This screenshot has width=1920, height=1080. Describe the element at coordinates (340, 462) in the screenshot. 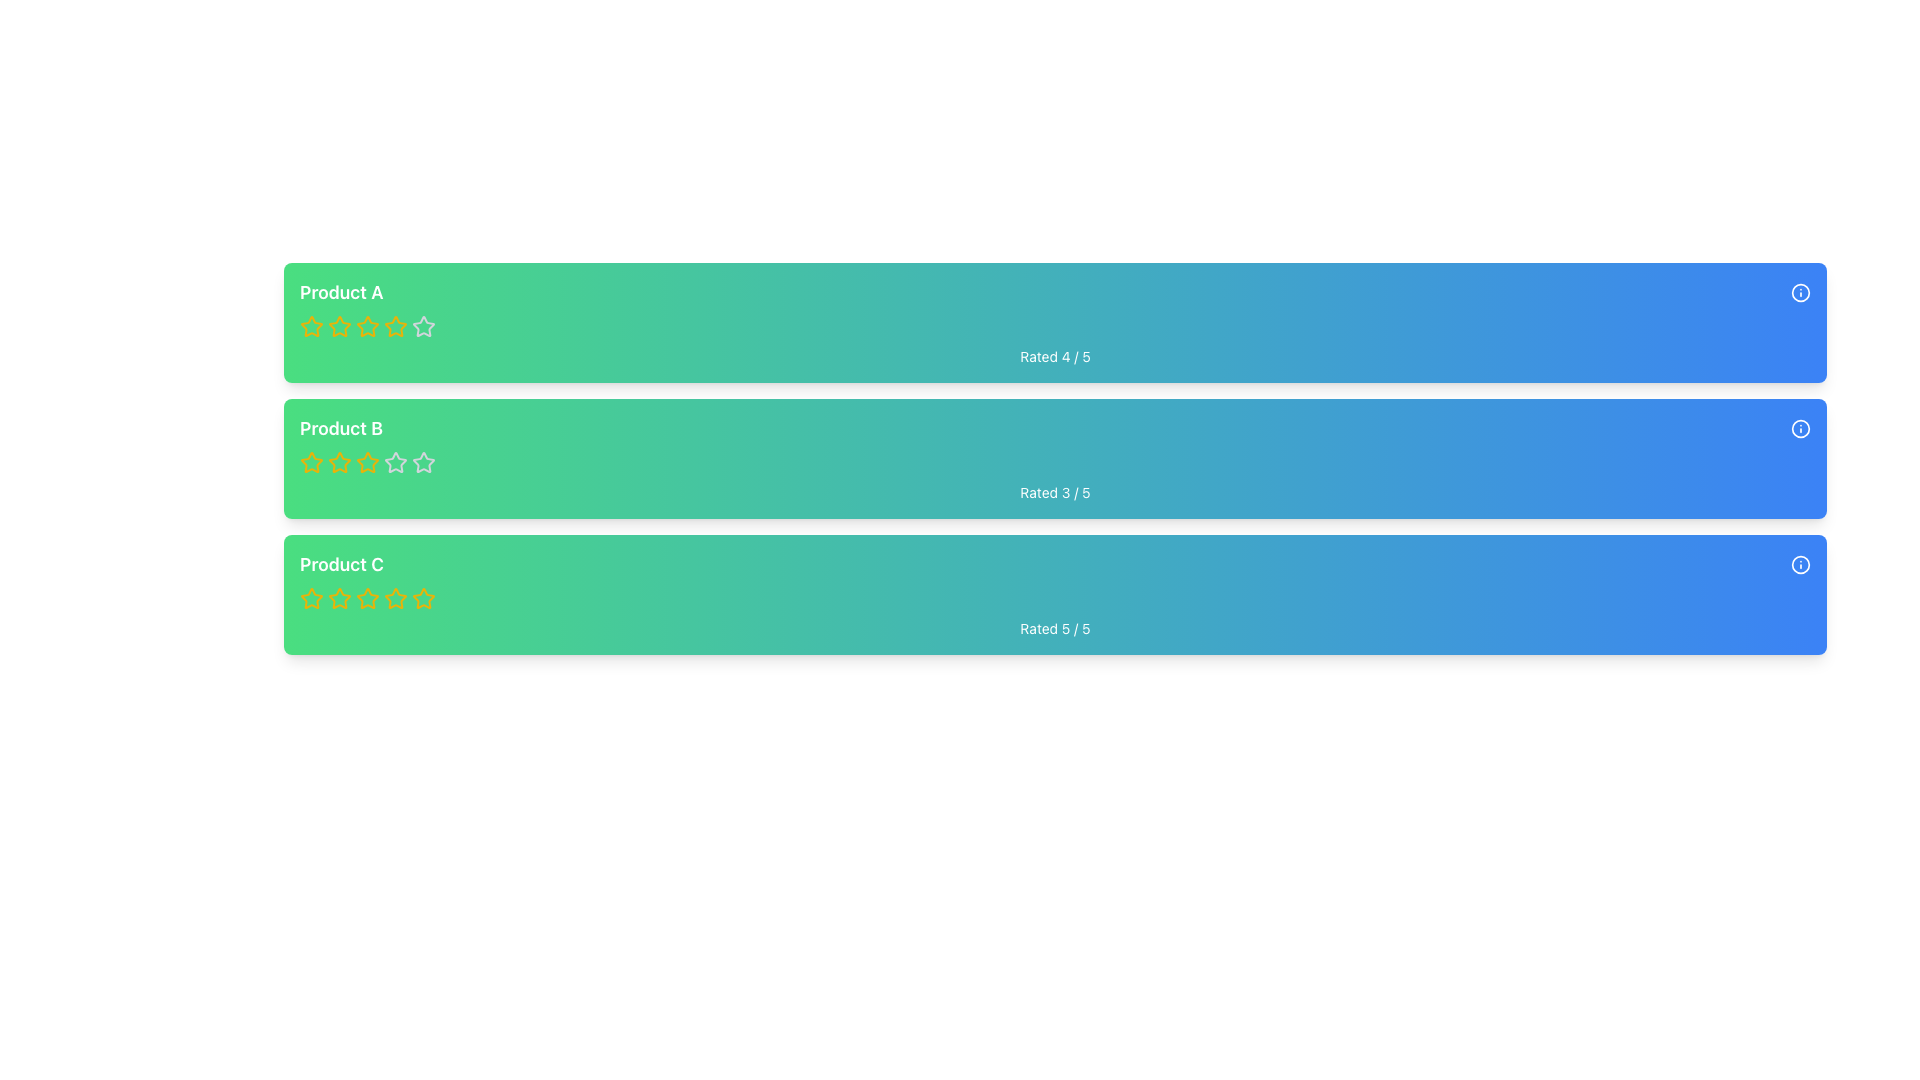

I see `the second yellow star-shaped icon in the row of rating stars under Product B` at that location.